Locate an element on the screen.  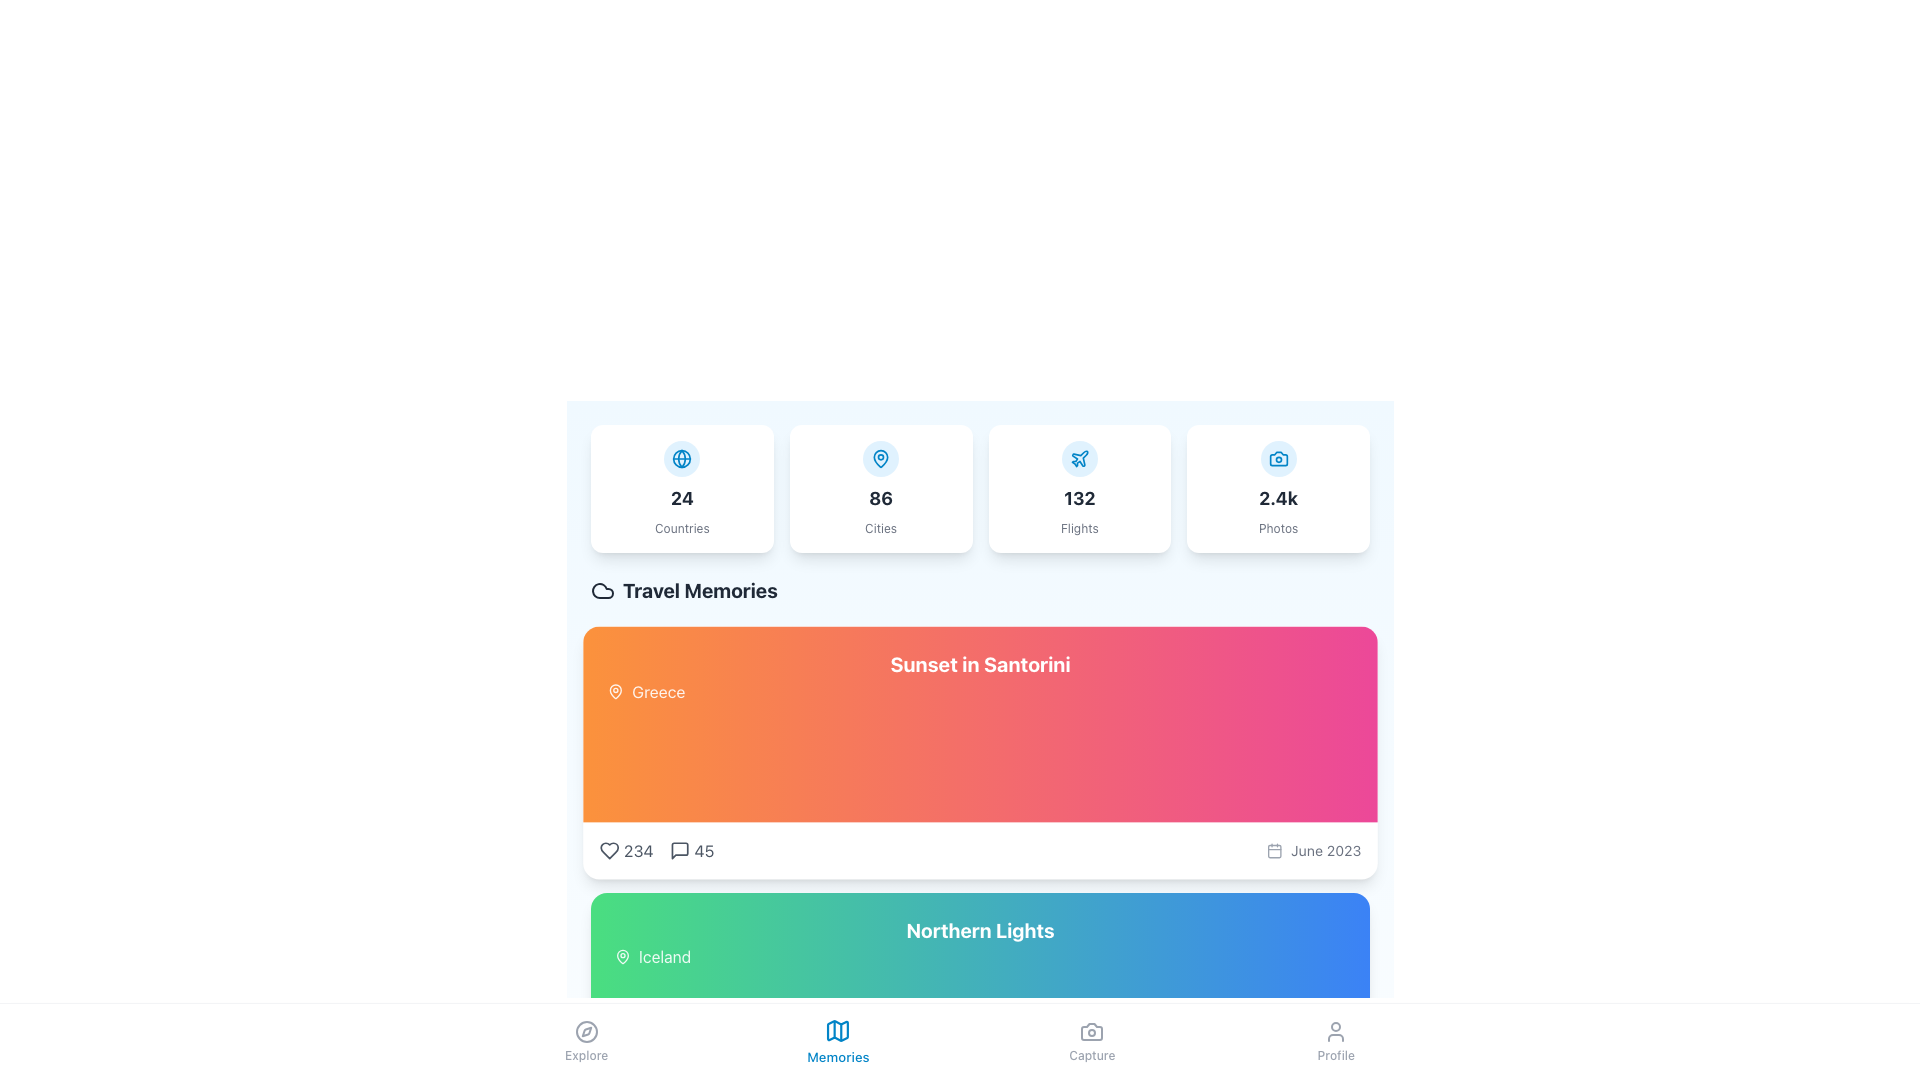
the small message icon with a square speech bubble design, located is located at coordinates (680, 850).